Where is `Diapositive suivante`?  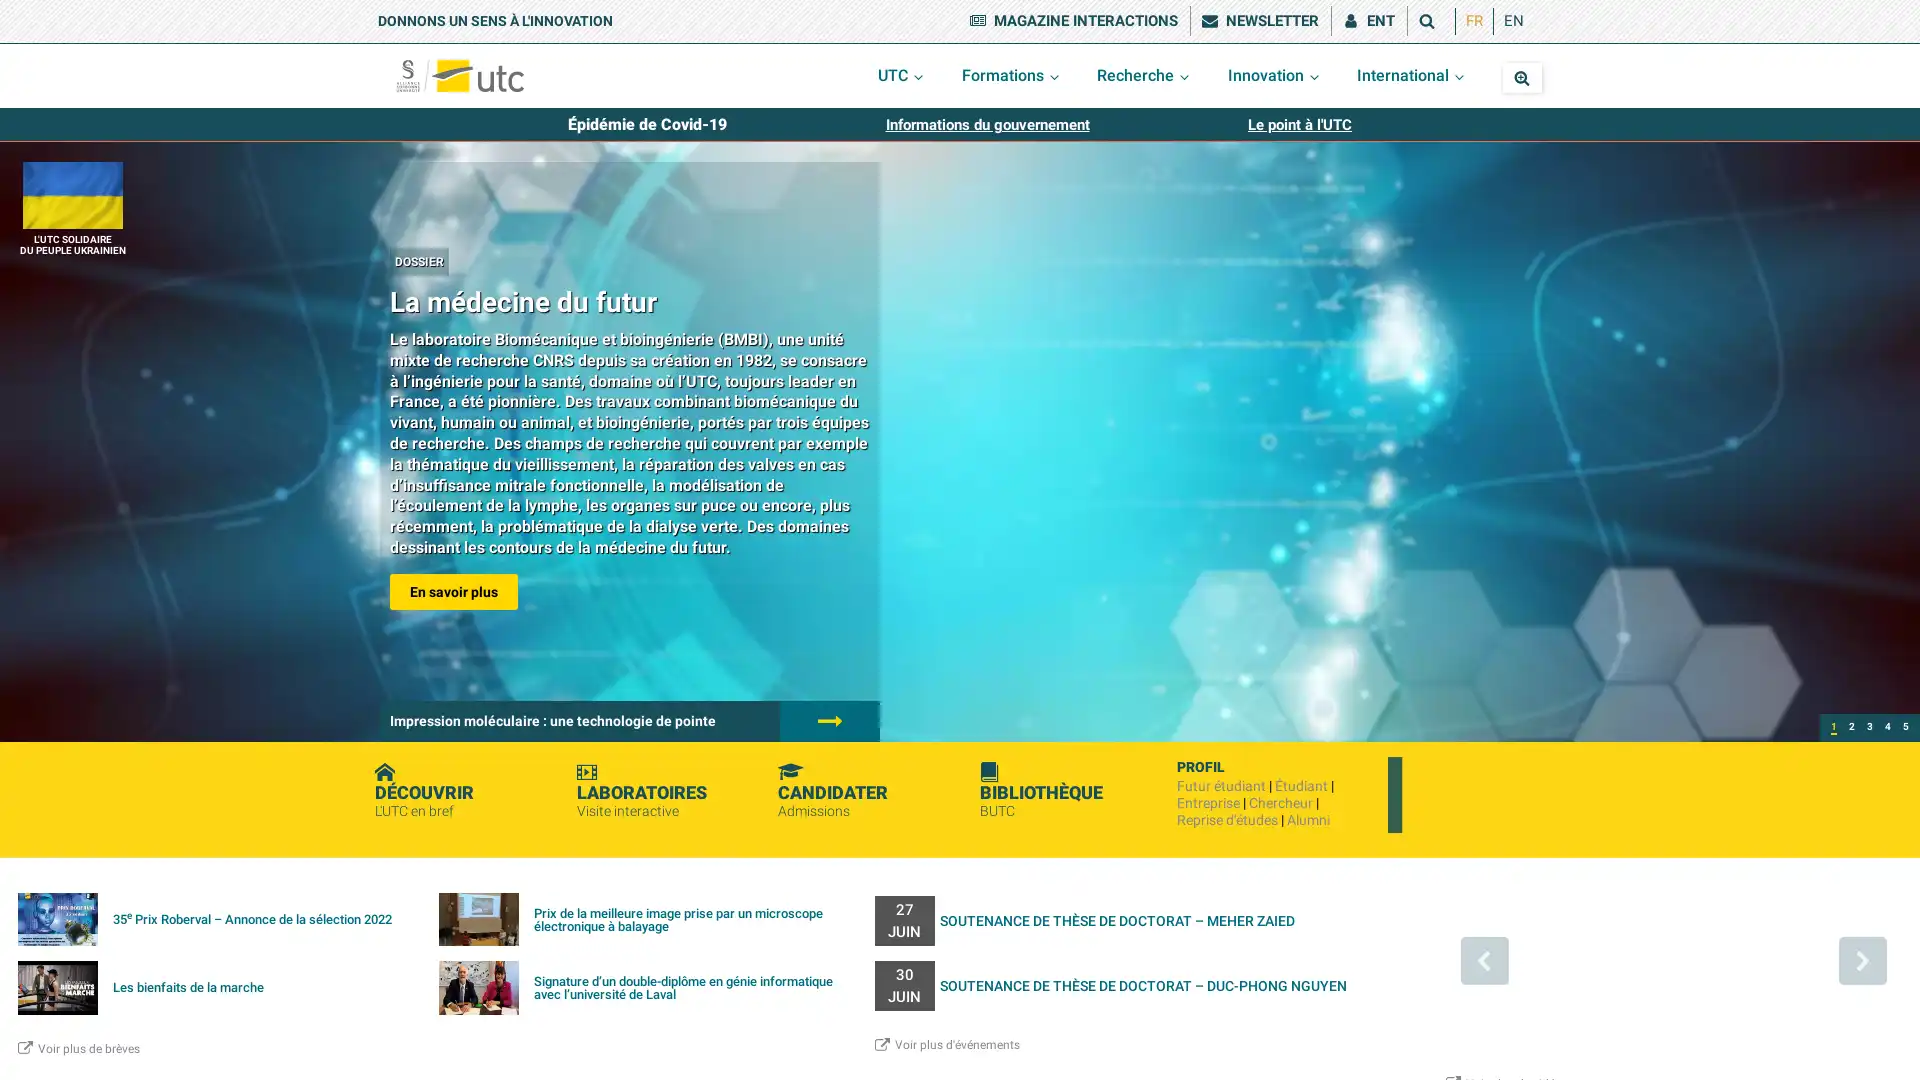 Diapositive suivante is located at coordinates (1861, 959).